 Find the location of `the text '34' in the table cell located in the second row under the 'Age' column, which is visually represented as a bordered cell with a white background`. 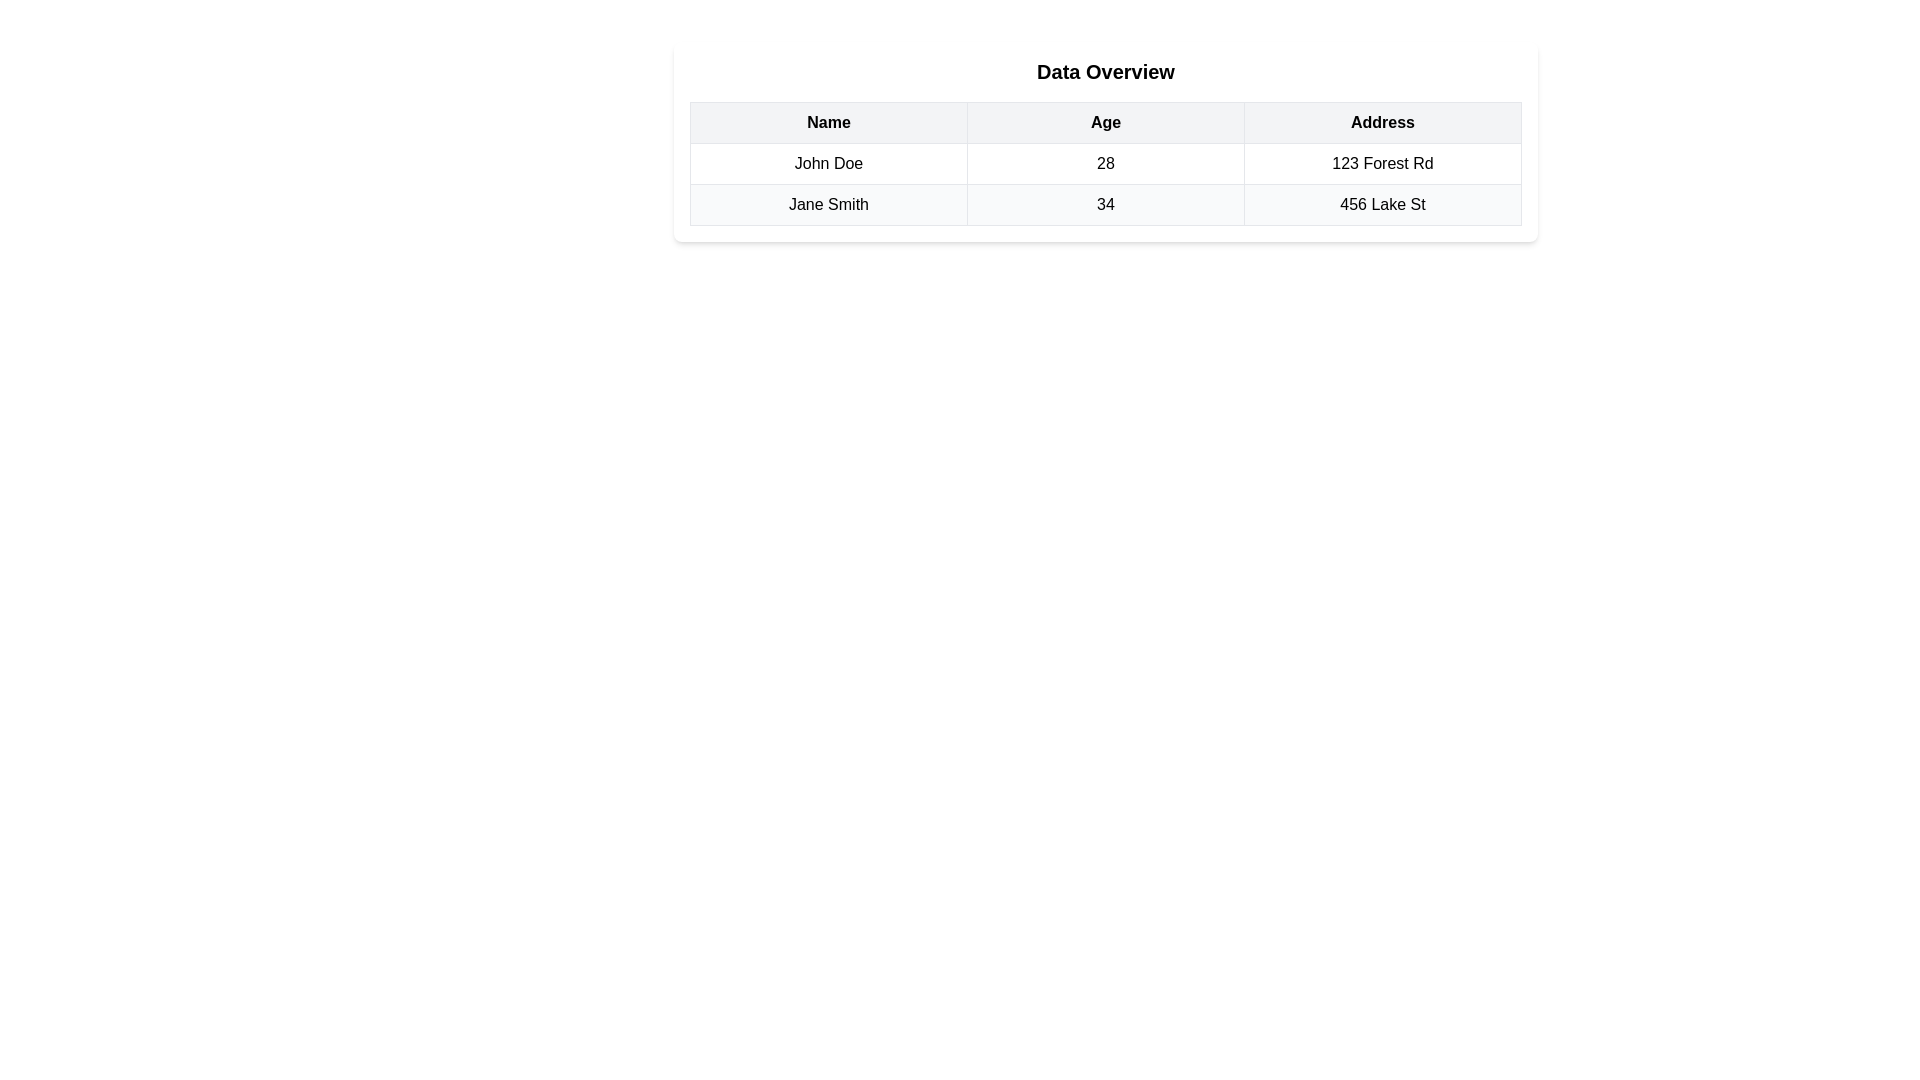

the text '34' in the table cell located in the second row under the 'Age' column, which is visually represented as a bordered cell with a white background is located at coordinates (1104, 204).